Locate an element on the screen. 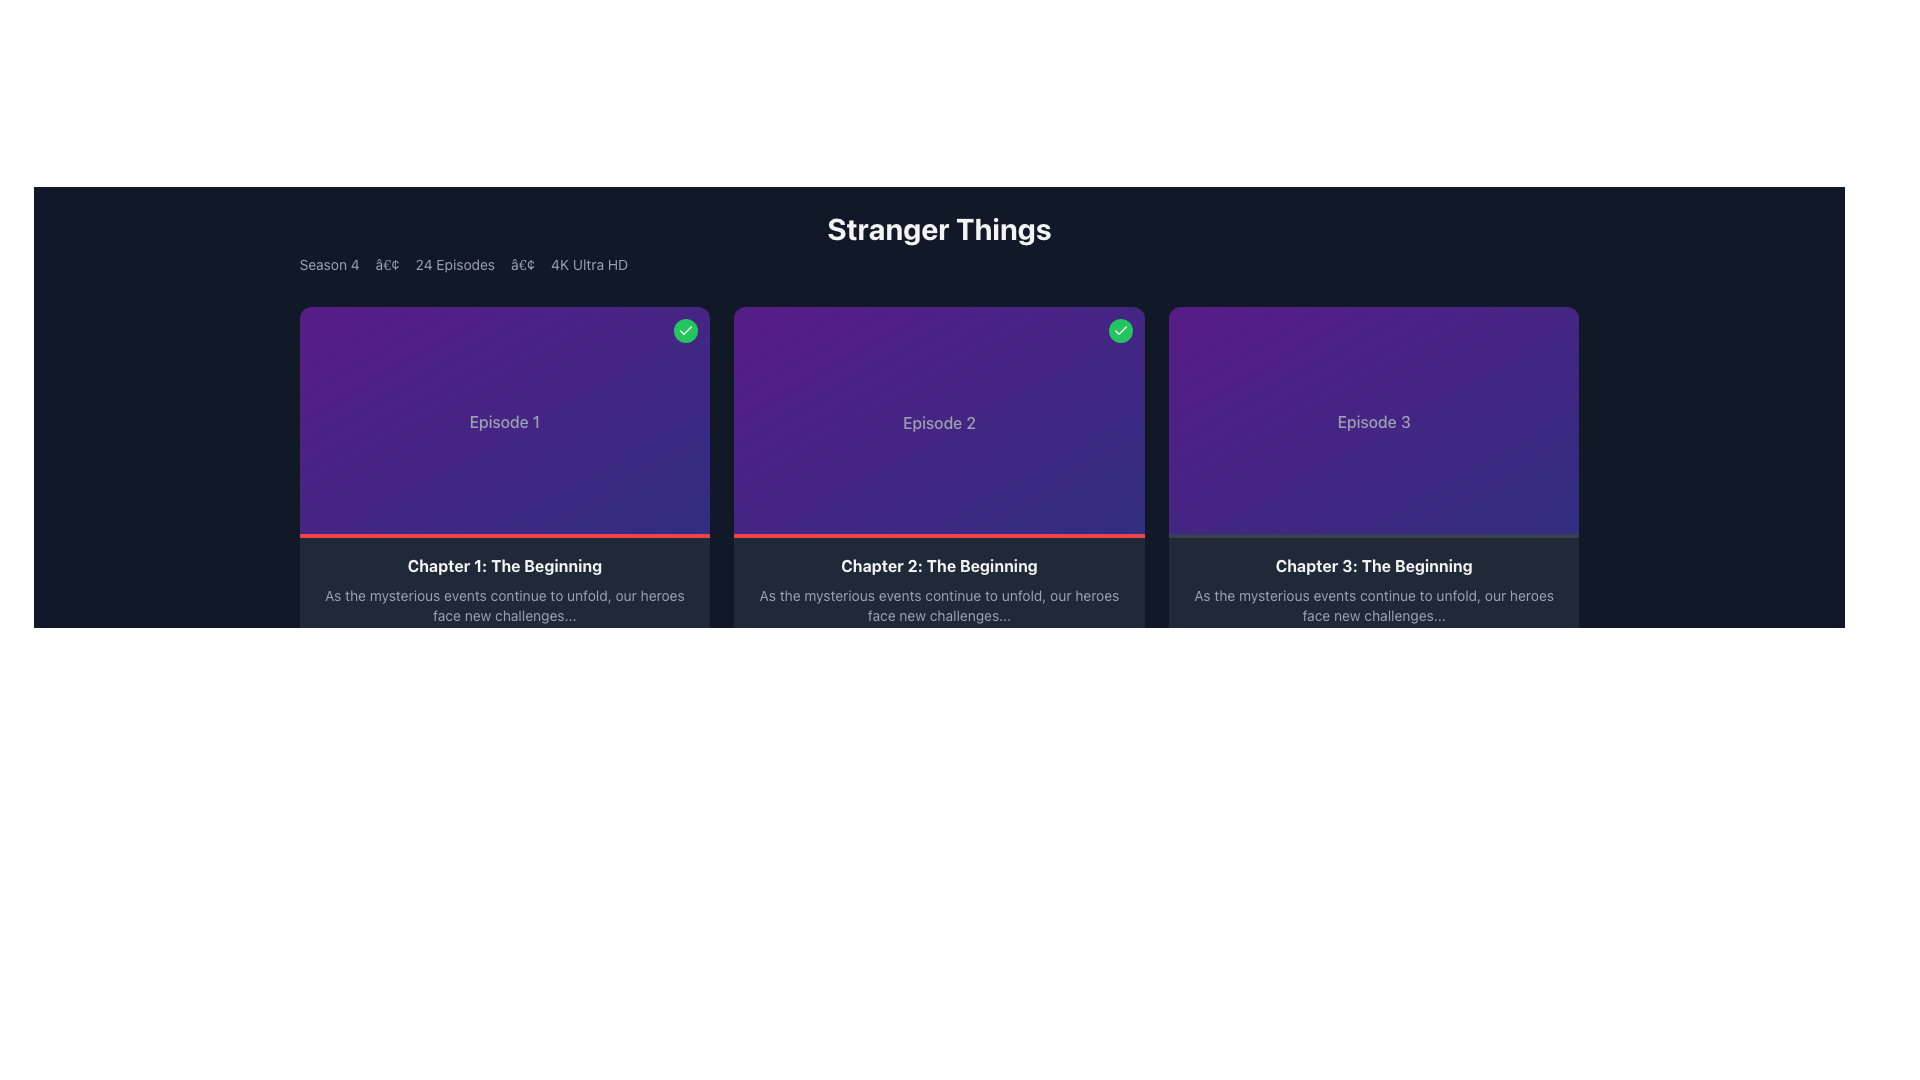 Image resolution: width=1920 pixels, height=1080 pixels. the text label indicating the episode number of the content in the second card of the horizontally aligned row is located at coordinates (938, 421).